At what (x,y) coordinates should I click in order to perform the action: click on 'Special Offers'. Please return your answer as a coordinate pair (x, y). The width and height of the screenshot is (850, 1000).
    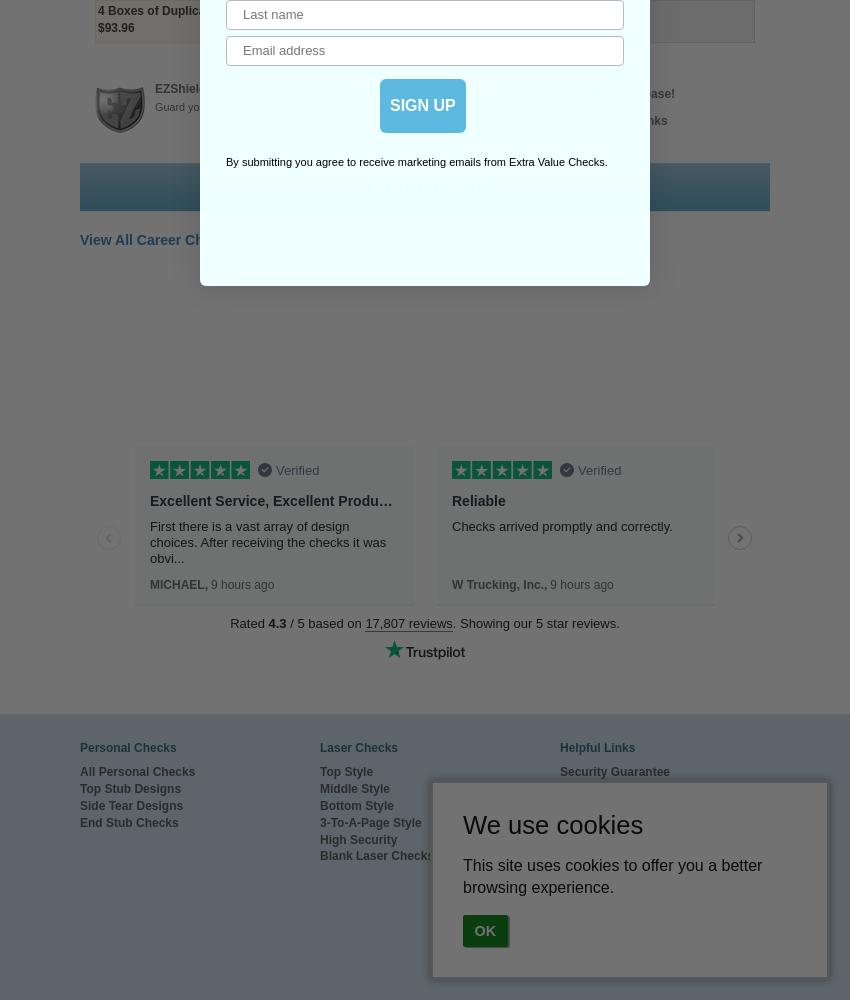
    Looking at the image, I should click on (559, 806).